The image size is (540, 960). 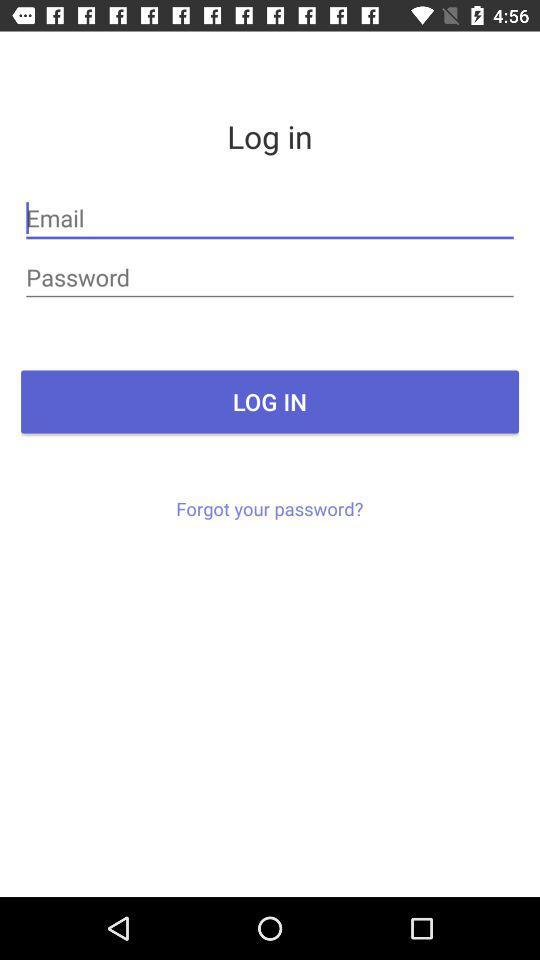 I want to click on the forgot your password? icon, so click(x=269, y=507).